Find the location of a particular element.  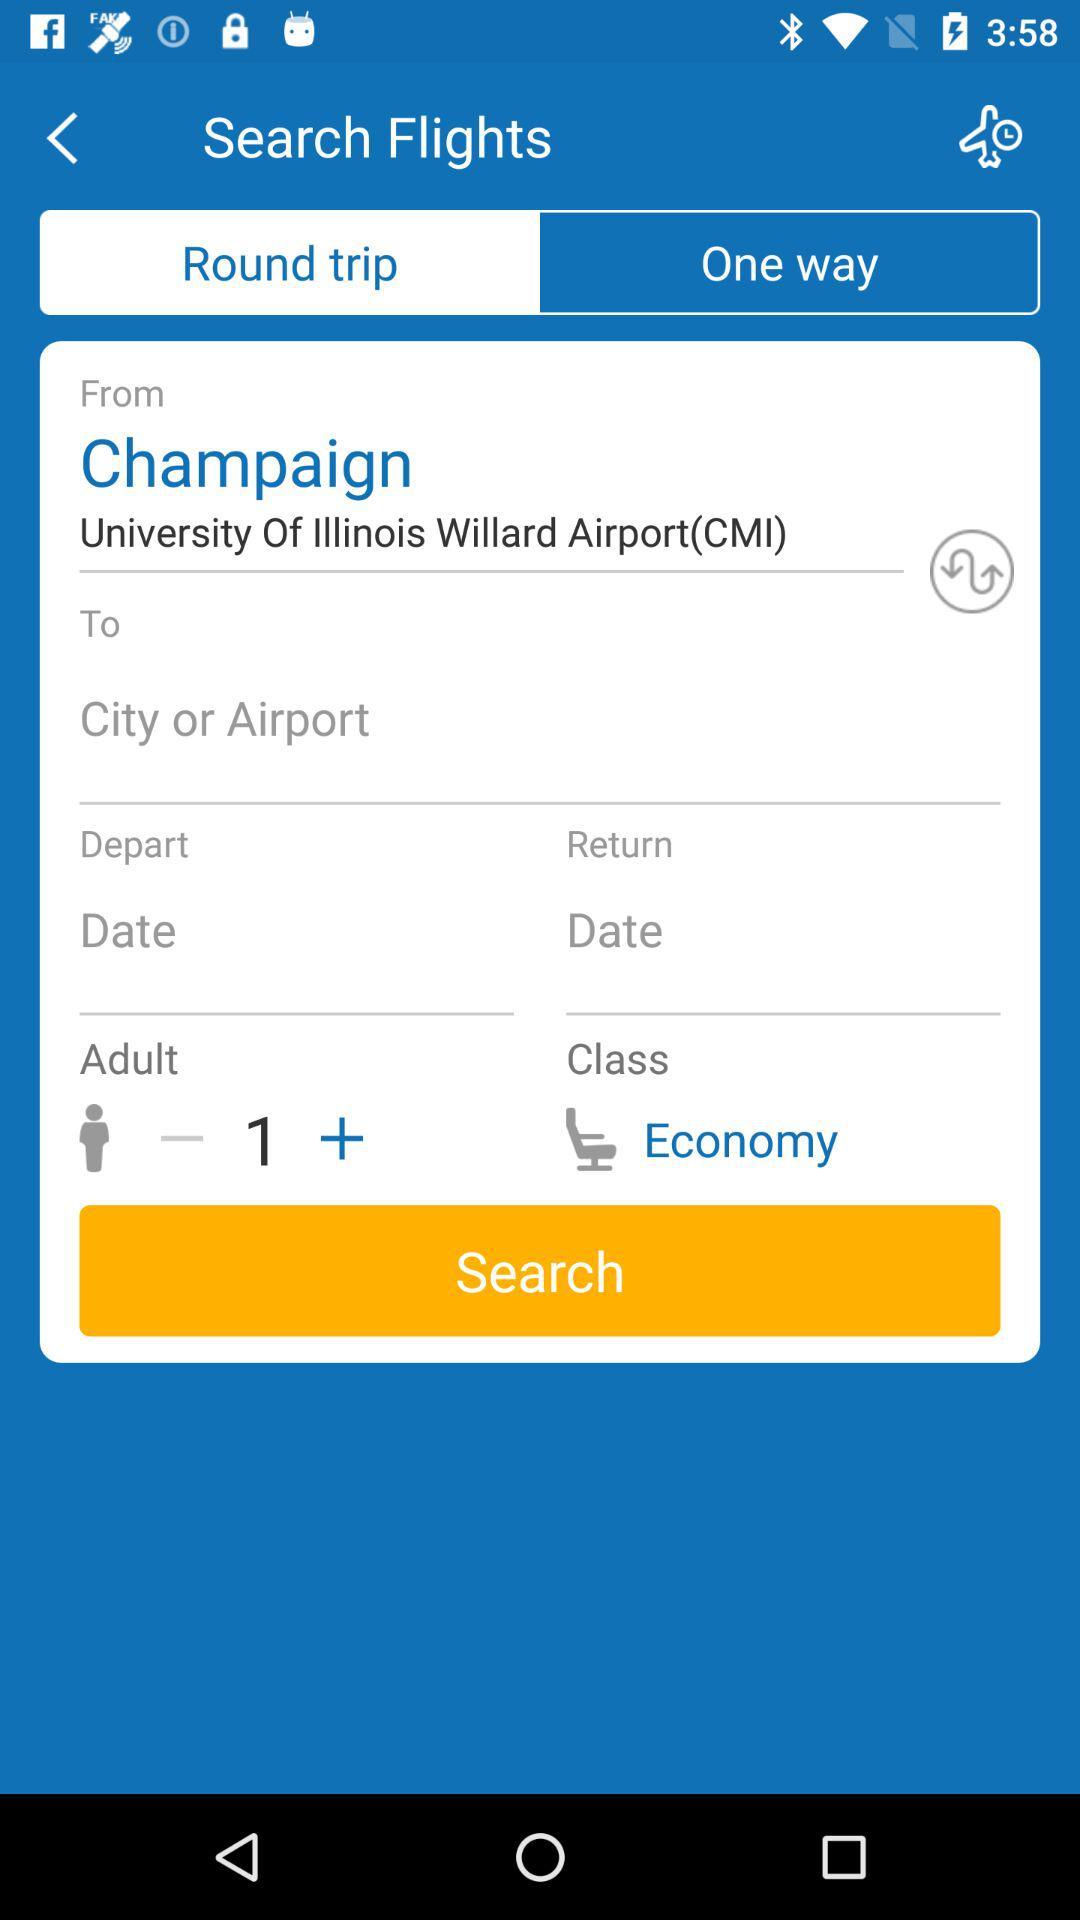

the item to the right of the 1 icon is located at coordinates (334, 1138).